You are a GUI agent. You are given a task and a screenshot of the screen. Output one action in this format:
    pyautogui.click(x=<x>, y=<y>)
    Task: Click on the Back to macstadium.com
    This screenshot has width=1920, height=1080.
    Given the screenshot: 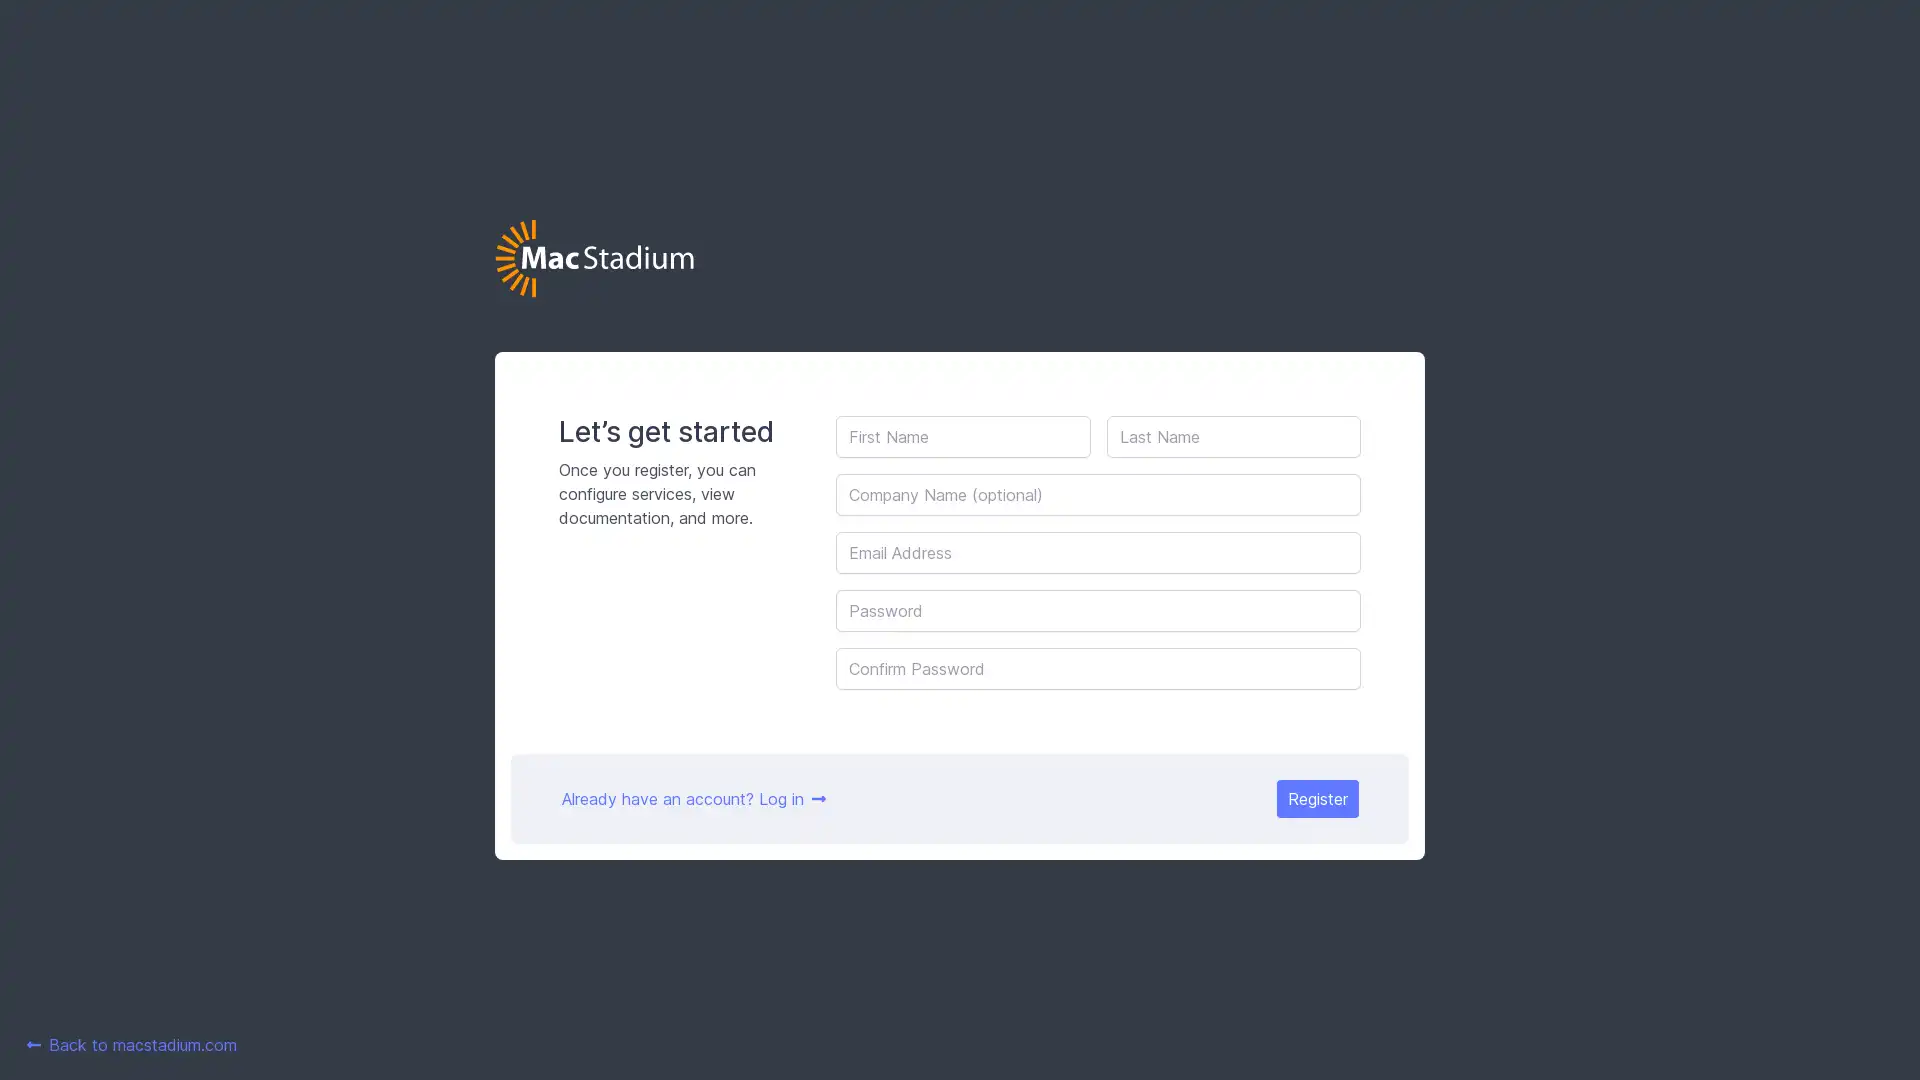 What is the action you would take?
    pyautogui.click(x=131, y=1044)
    